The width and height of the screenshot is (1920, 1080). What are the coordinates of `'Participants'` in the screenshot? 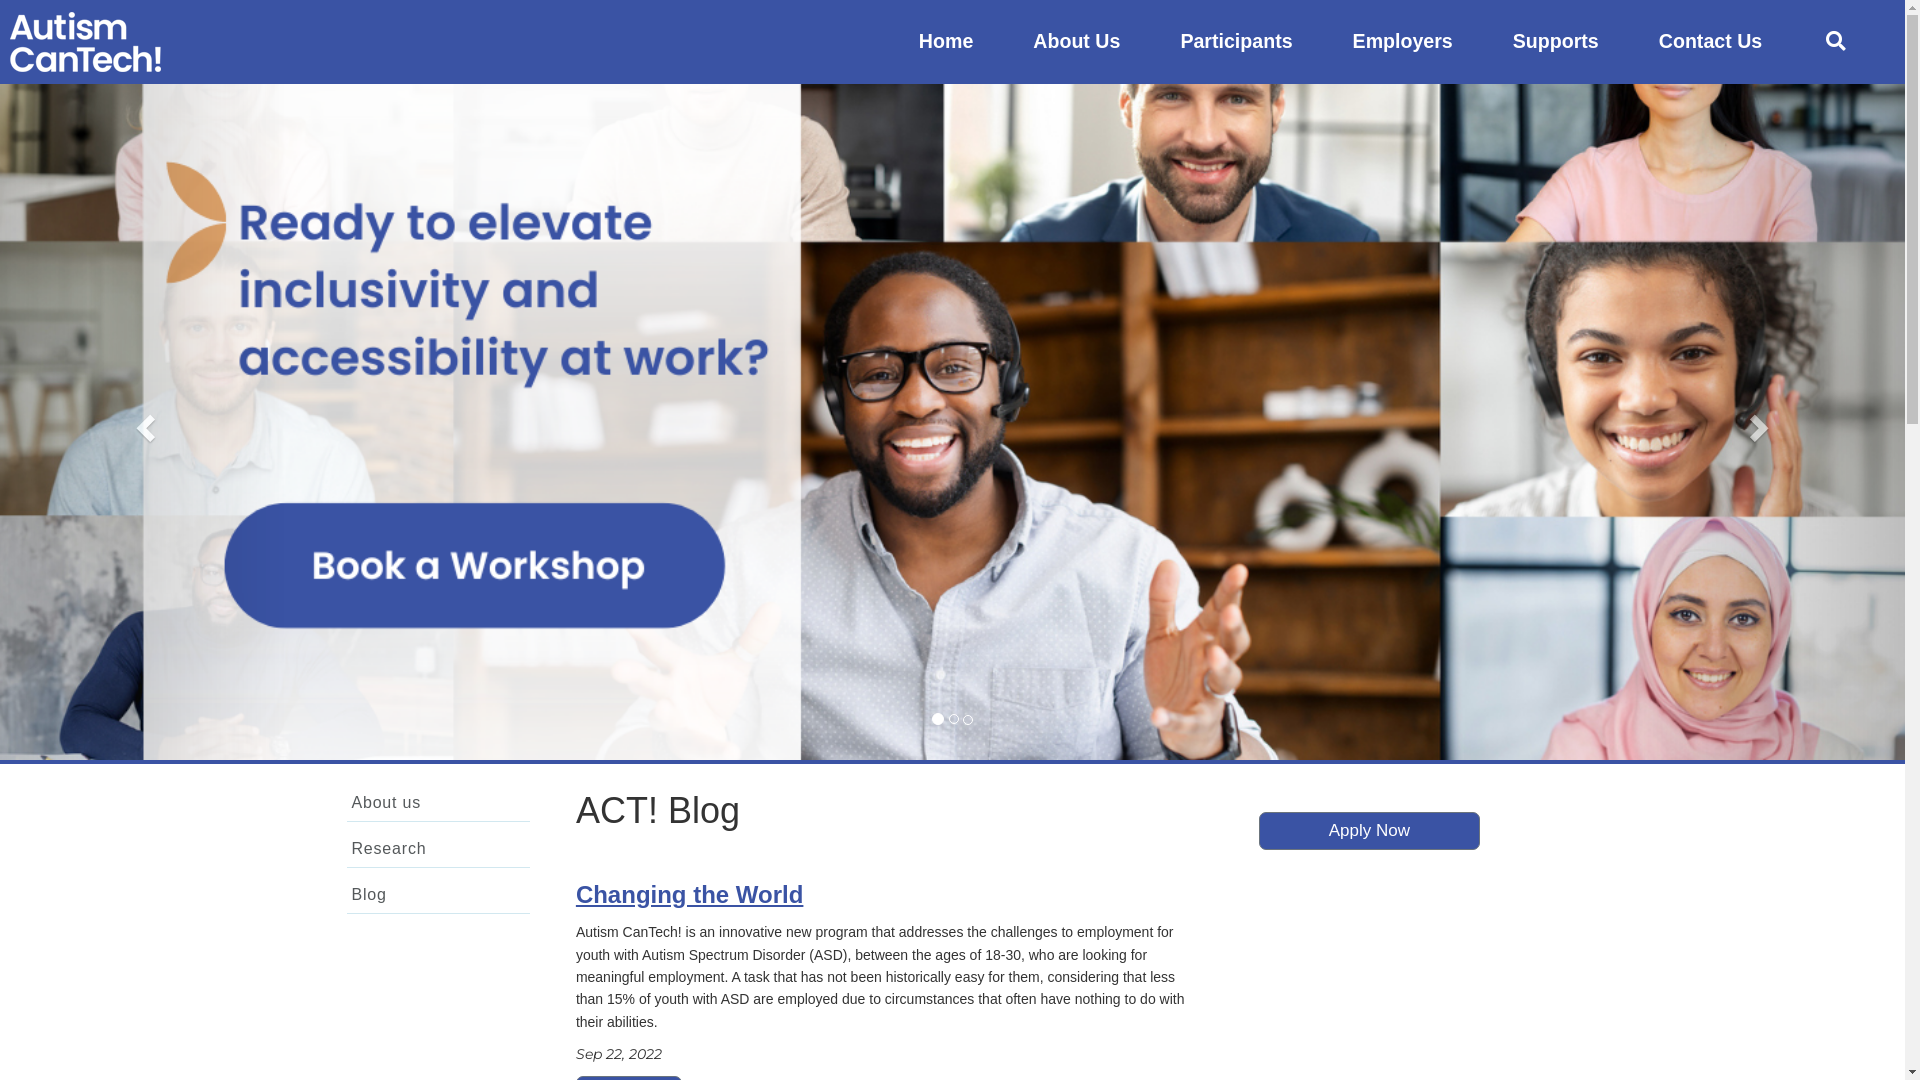 It's located at (1235, 42).